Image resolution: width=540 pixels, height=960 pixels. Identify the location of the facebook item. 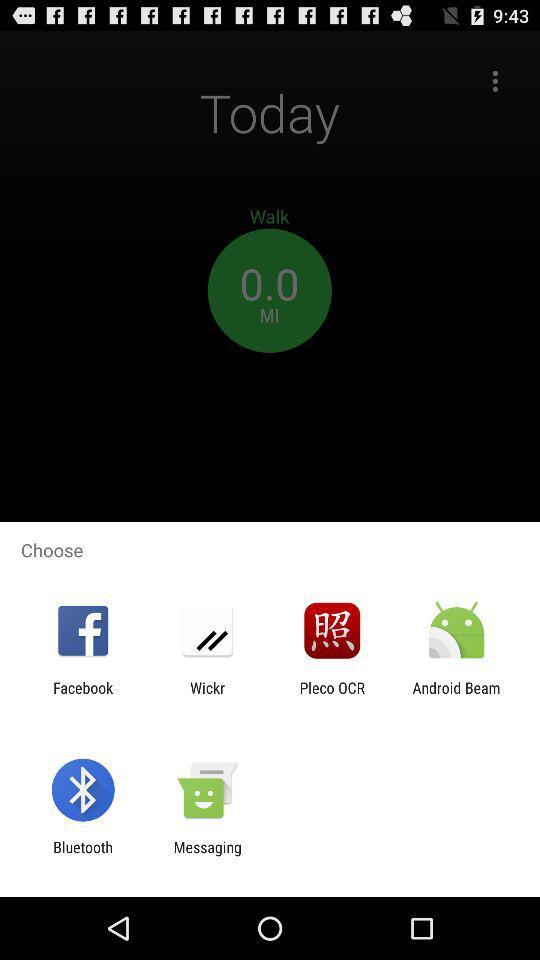
(82, 696).